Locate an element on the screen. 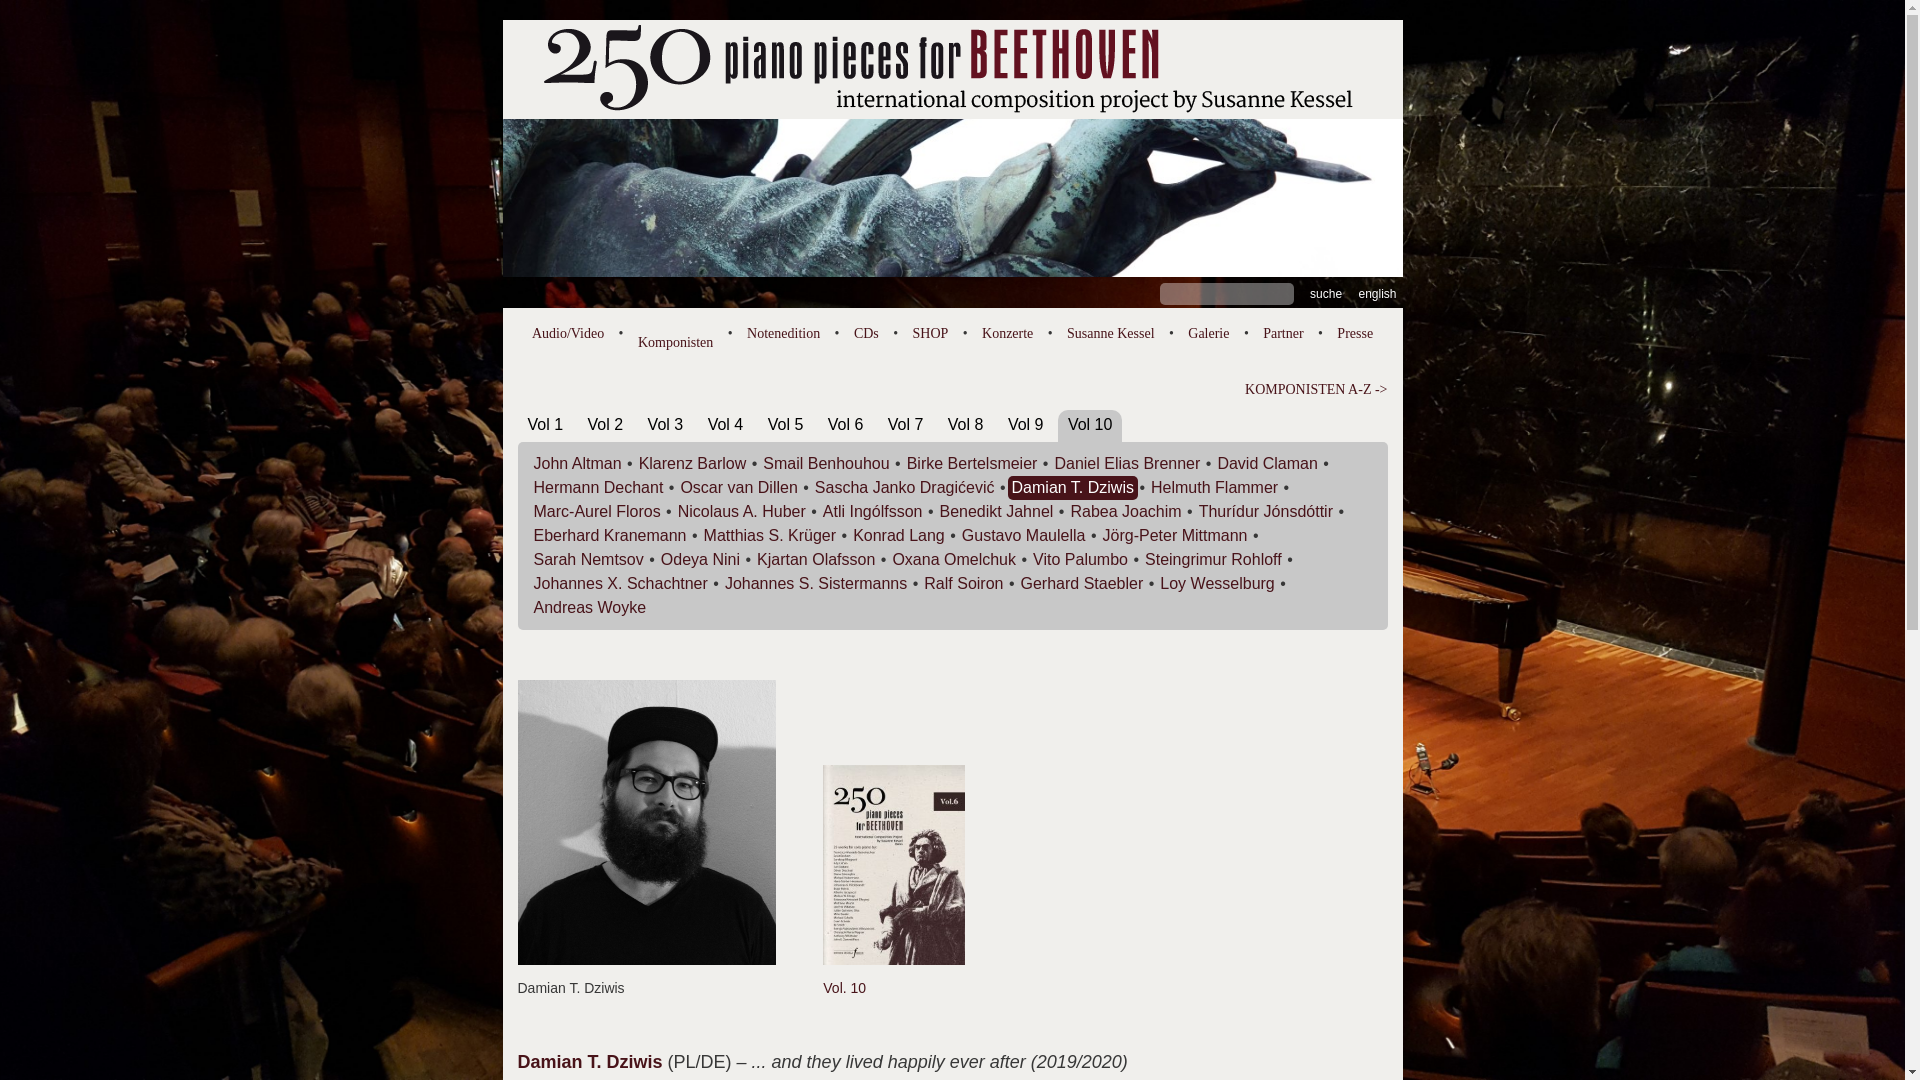  'Galerie' is located at coordinates (1188, 332).